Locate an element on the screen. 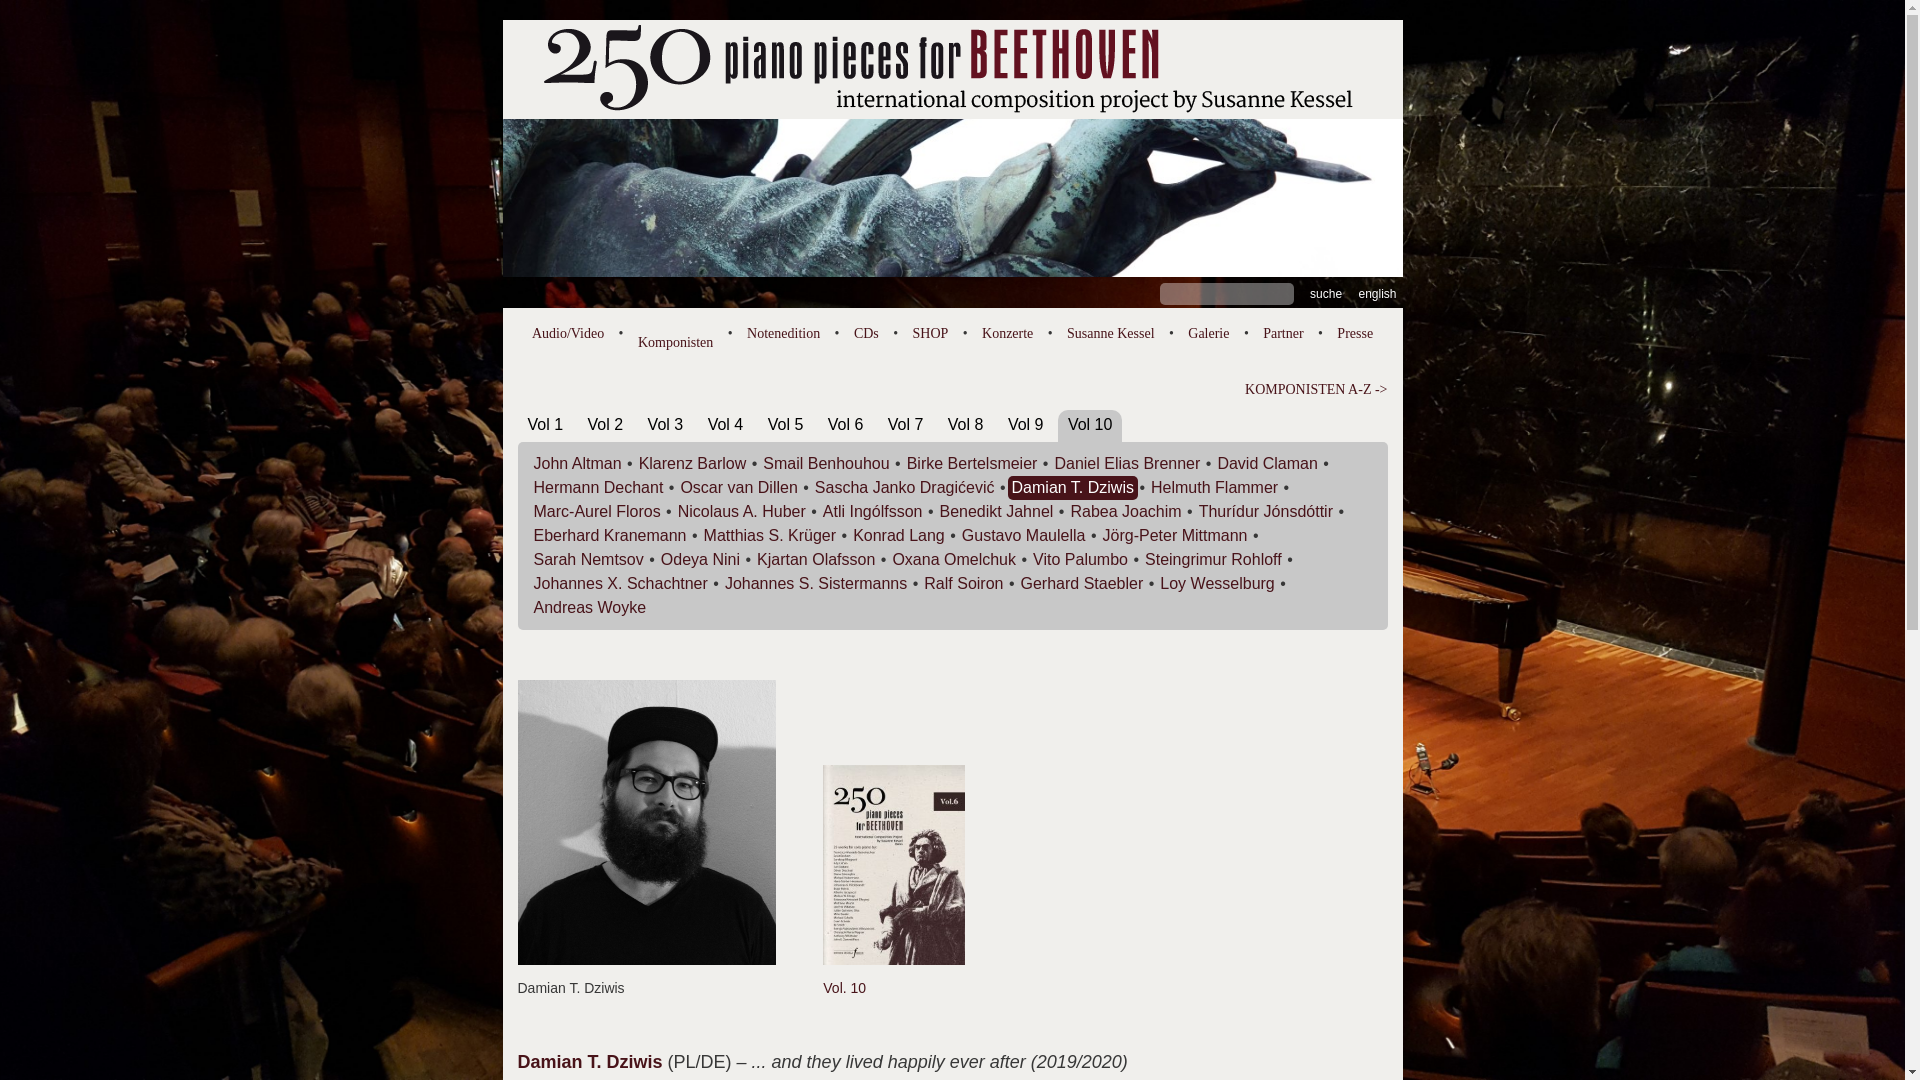  'Galerie' is located at coordinates (1188, 332).